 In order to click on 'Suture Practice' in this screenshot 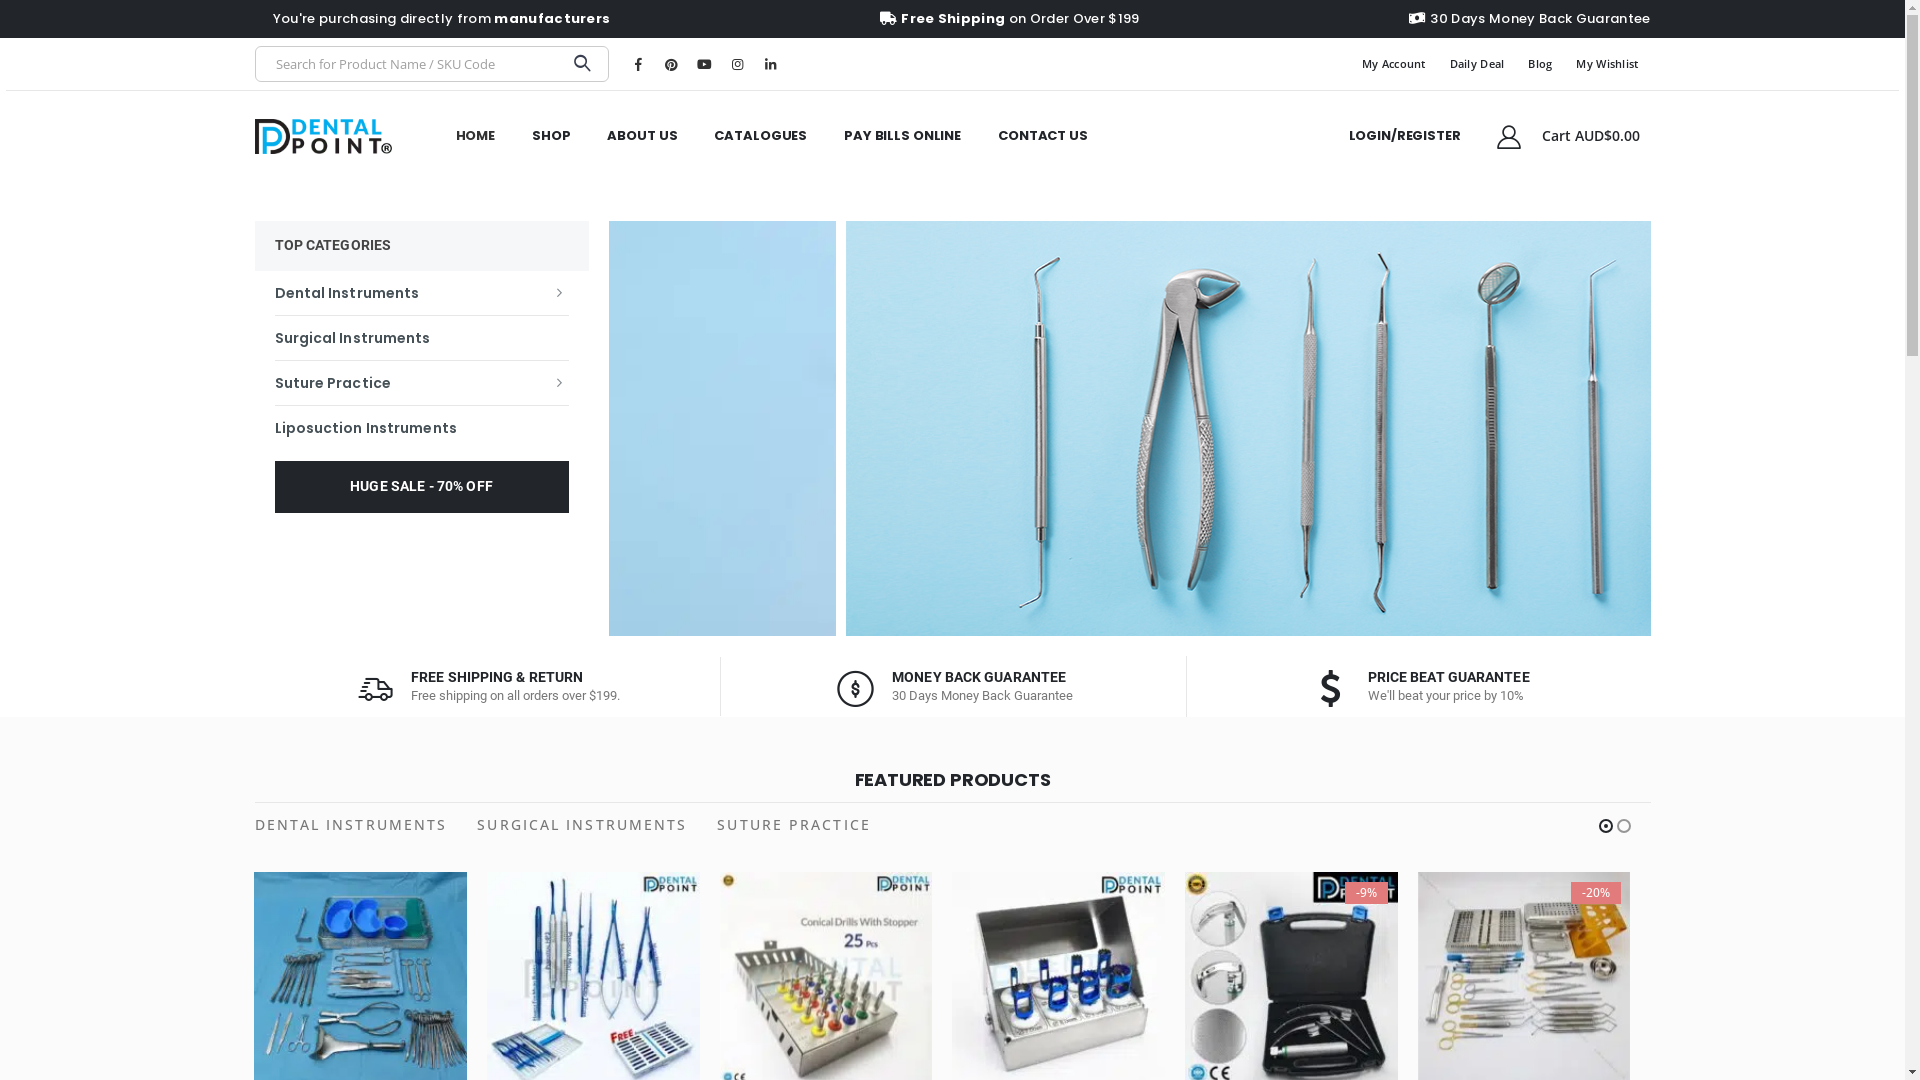, I will do `click(420, 381)`.